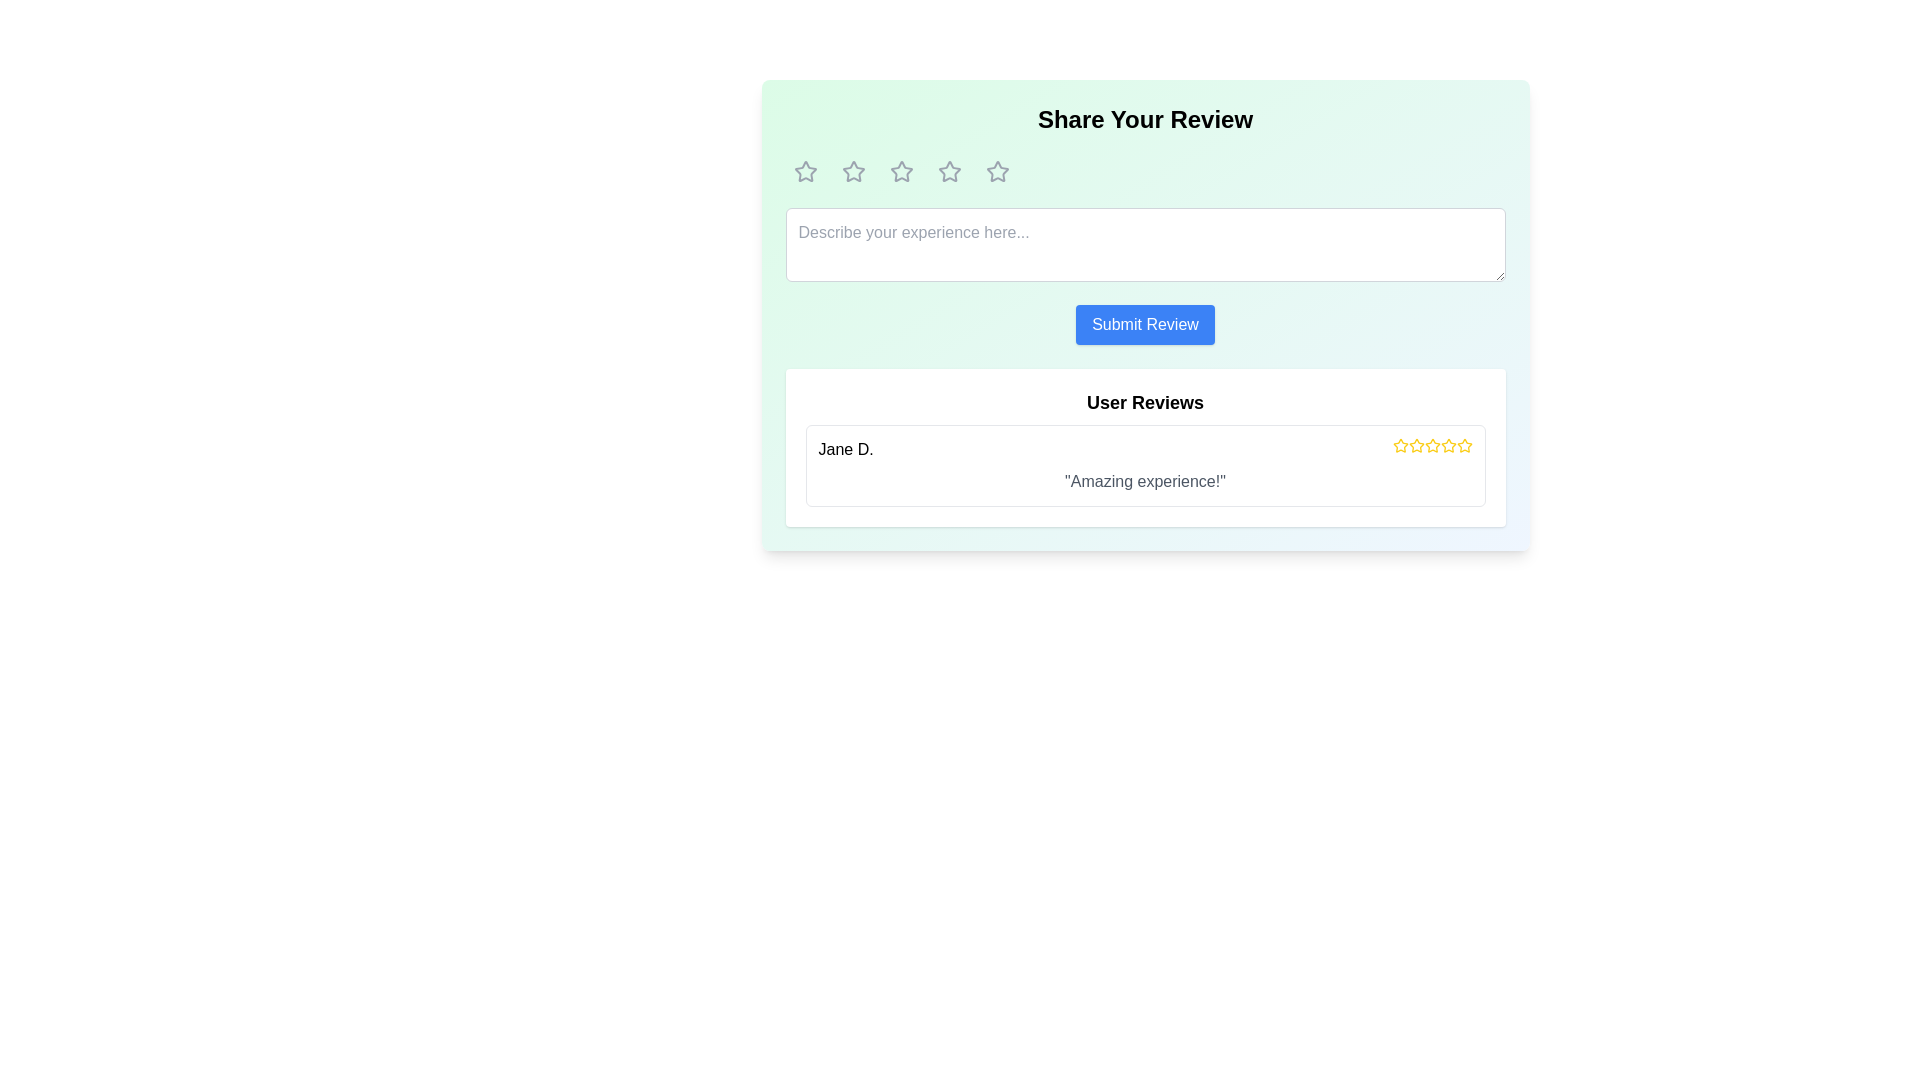  What do you see at coordinates (1431, 444) in the screenshot?
I see `the third yellow star-shaped icon in the User Reviews section to interact with the rating system` at bounding box center [1431, 444].